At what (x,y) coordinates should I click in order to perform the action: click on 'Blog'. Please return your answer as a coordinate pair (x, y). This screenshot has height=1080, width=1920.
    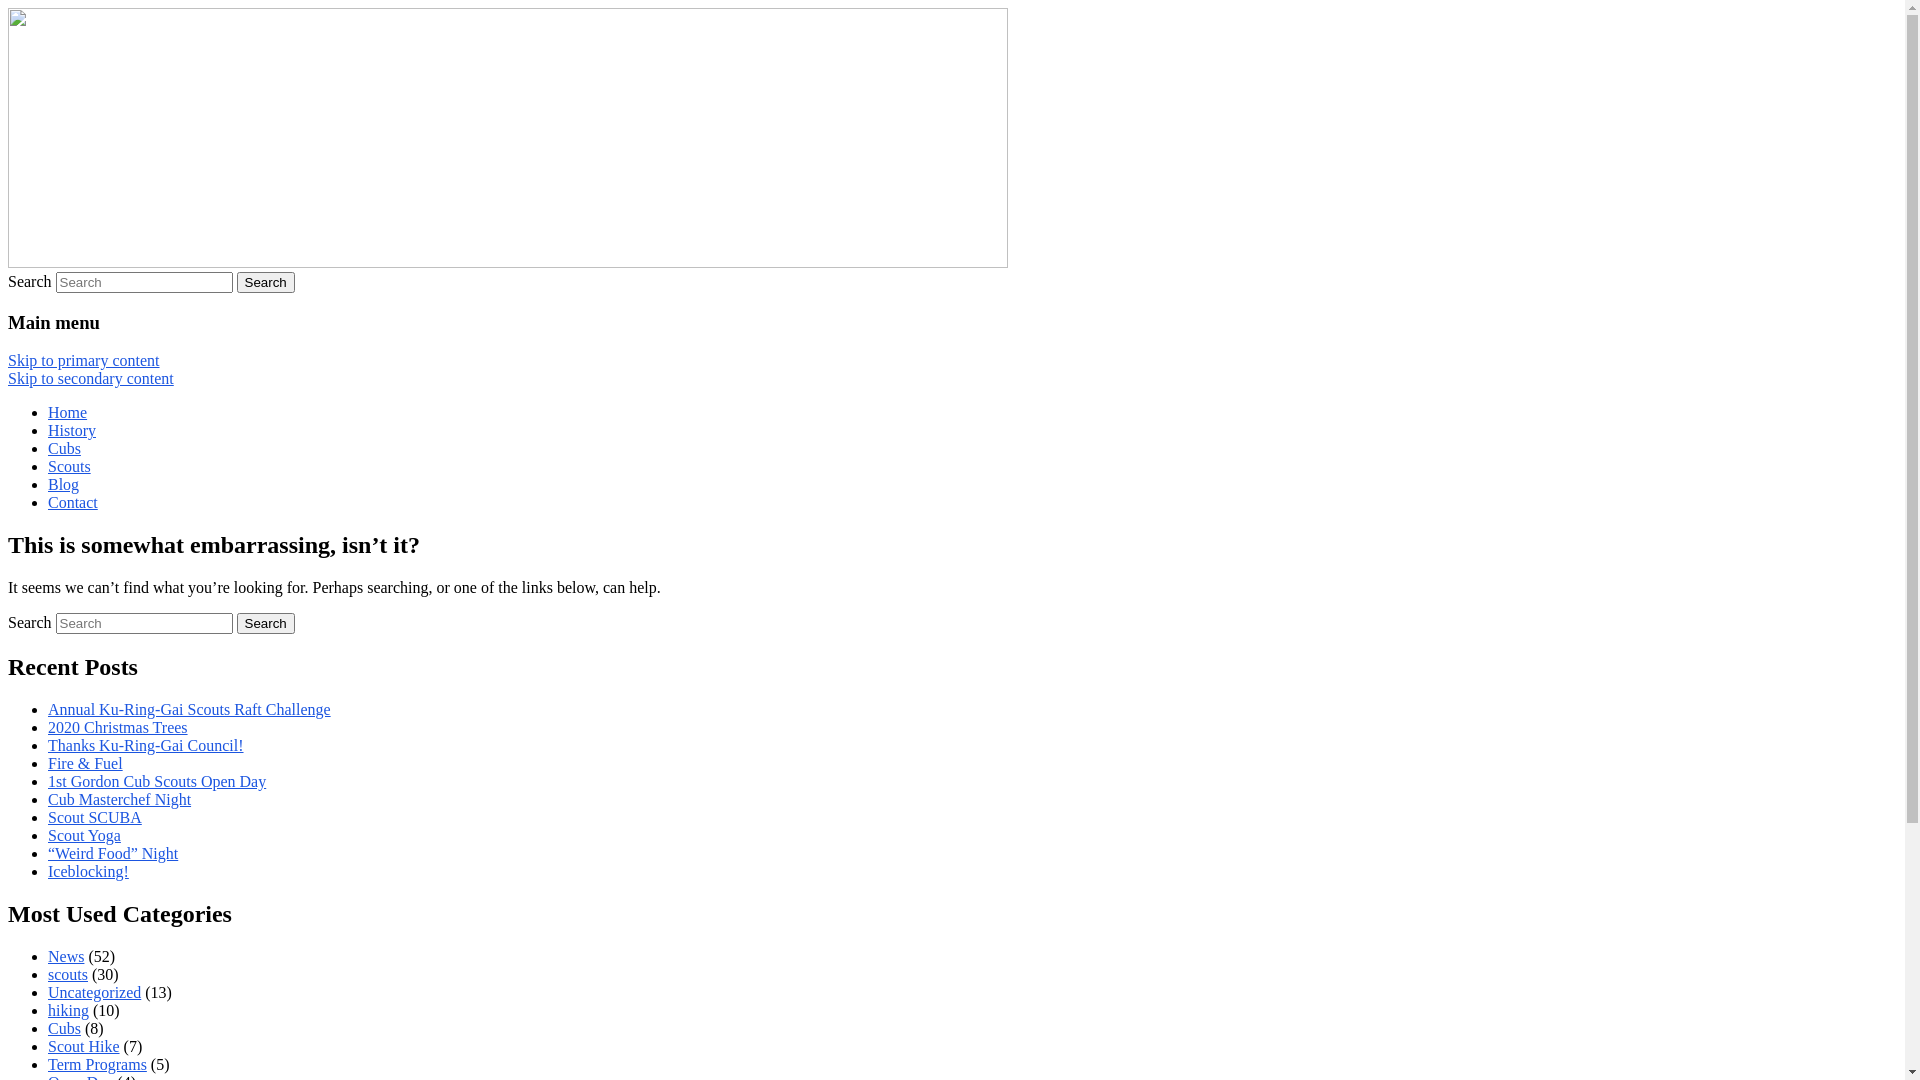
    Looking at the image, I should click on (63, 484).